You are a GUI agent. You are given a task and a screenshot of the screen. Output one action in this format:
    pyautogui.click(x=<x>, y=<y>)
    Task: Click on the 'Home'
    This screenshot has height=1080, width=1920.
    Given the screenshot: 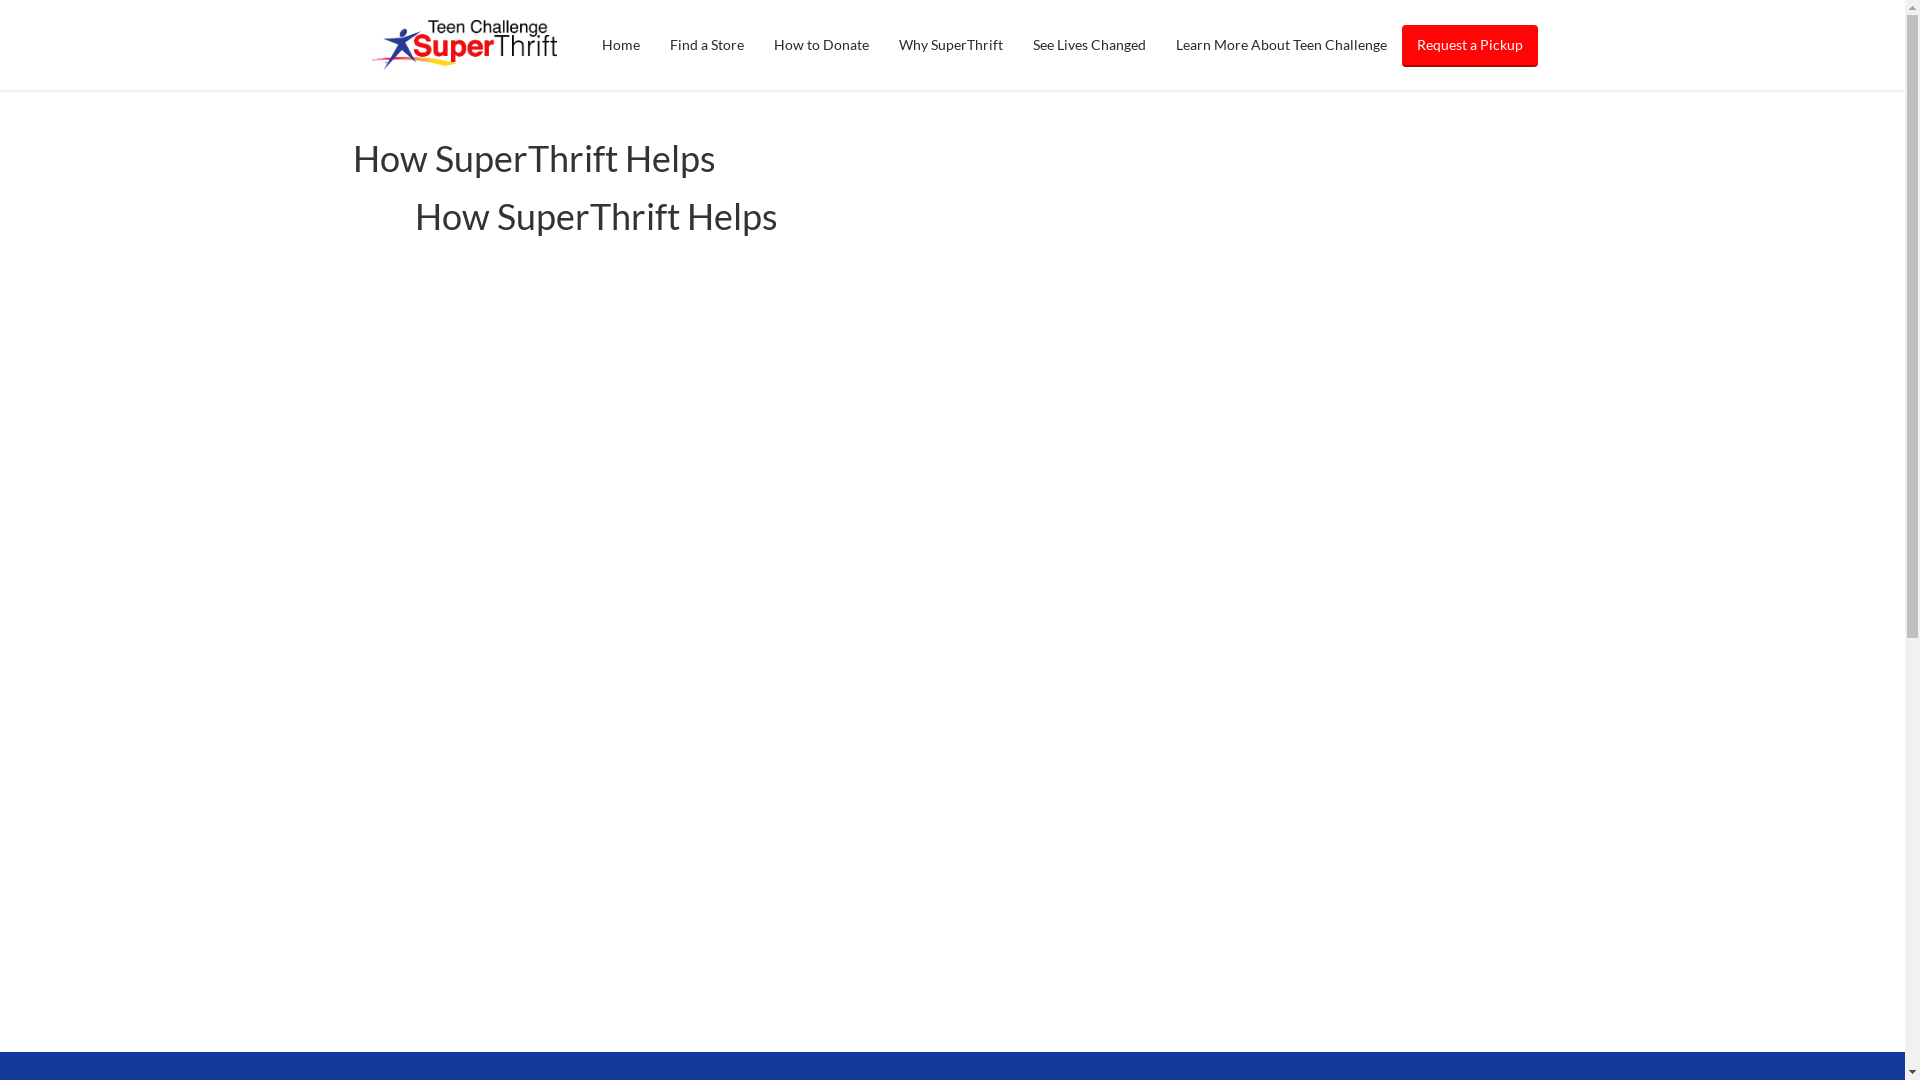 What is the action you would take?
    pyautogui.click(x=618, y=45)
    